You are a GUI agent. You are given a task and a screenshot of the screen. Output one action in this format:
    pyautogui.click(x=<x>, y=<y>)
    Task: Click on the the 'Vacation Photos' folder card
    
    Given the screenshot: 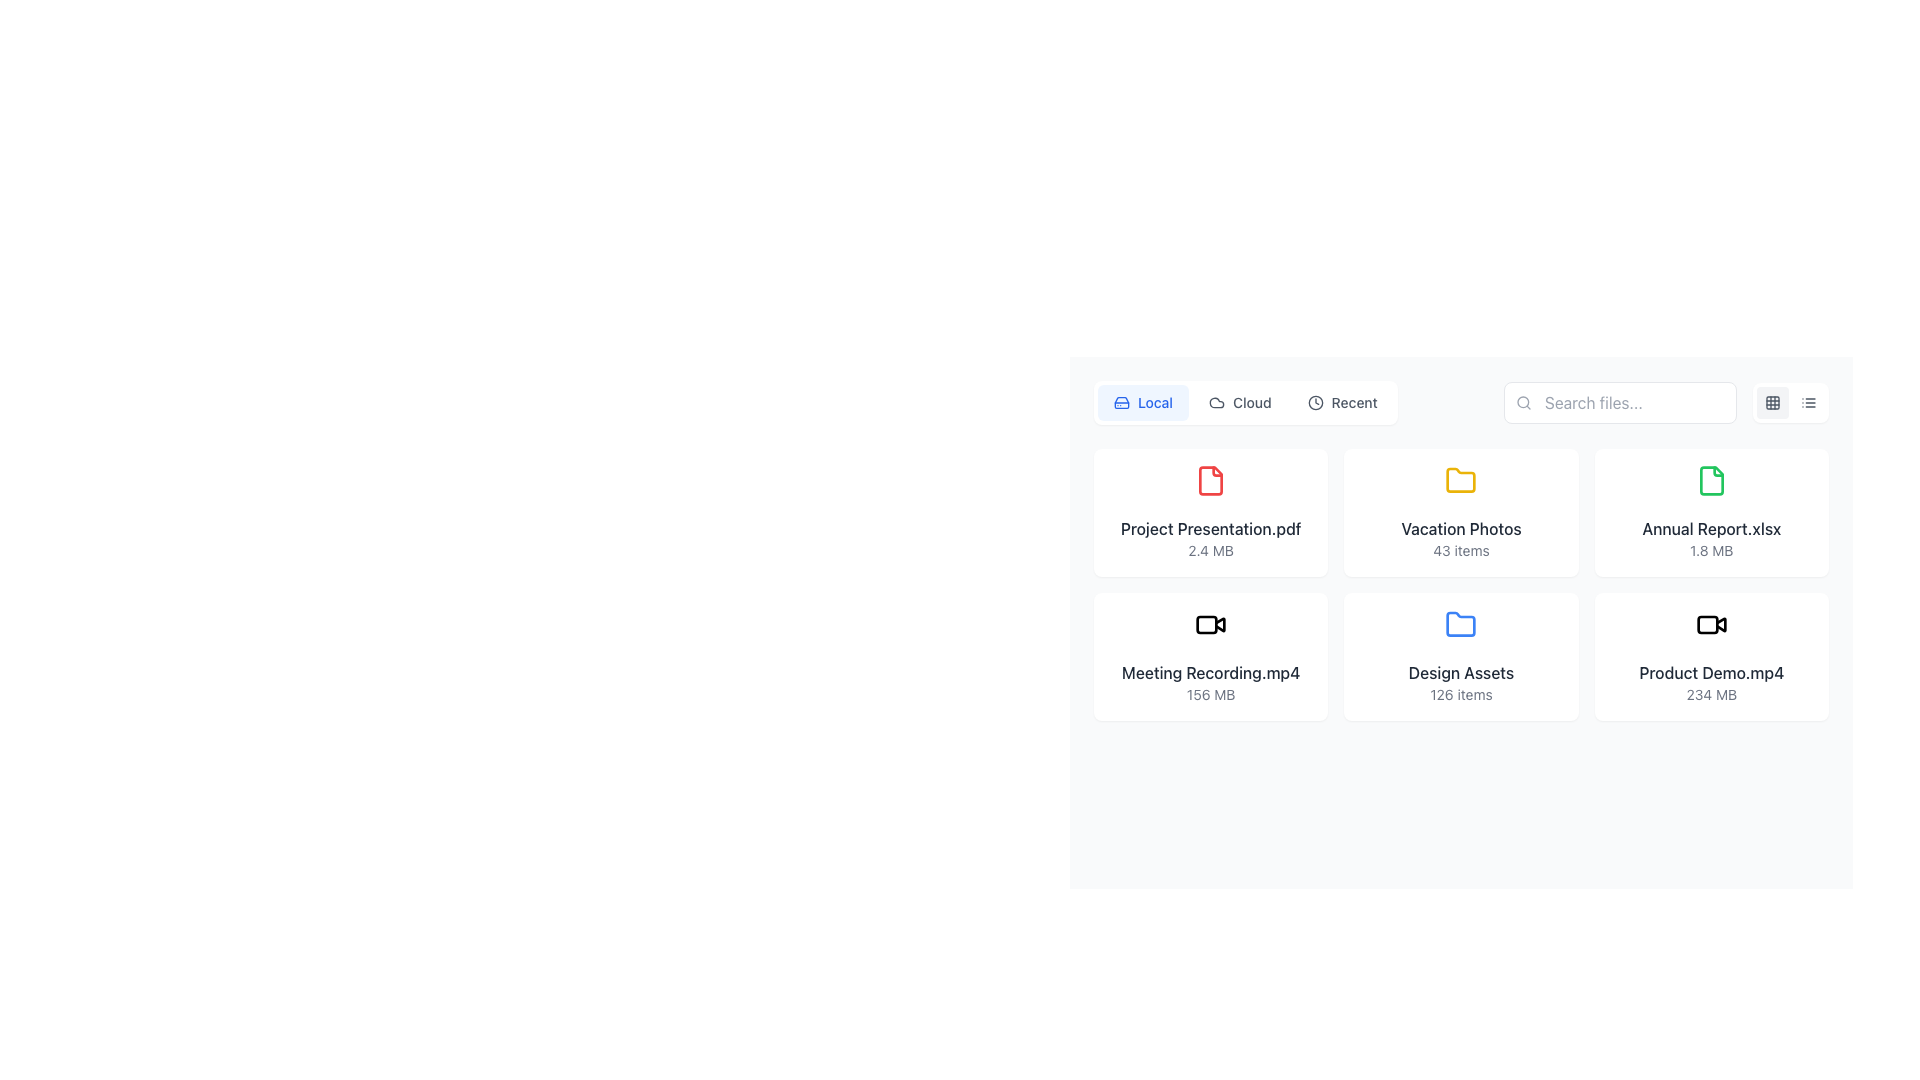 What is the action you would take?
    pyautogui.click(x=1461, y=512)
    